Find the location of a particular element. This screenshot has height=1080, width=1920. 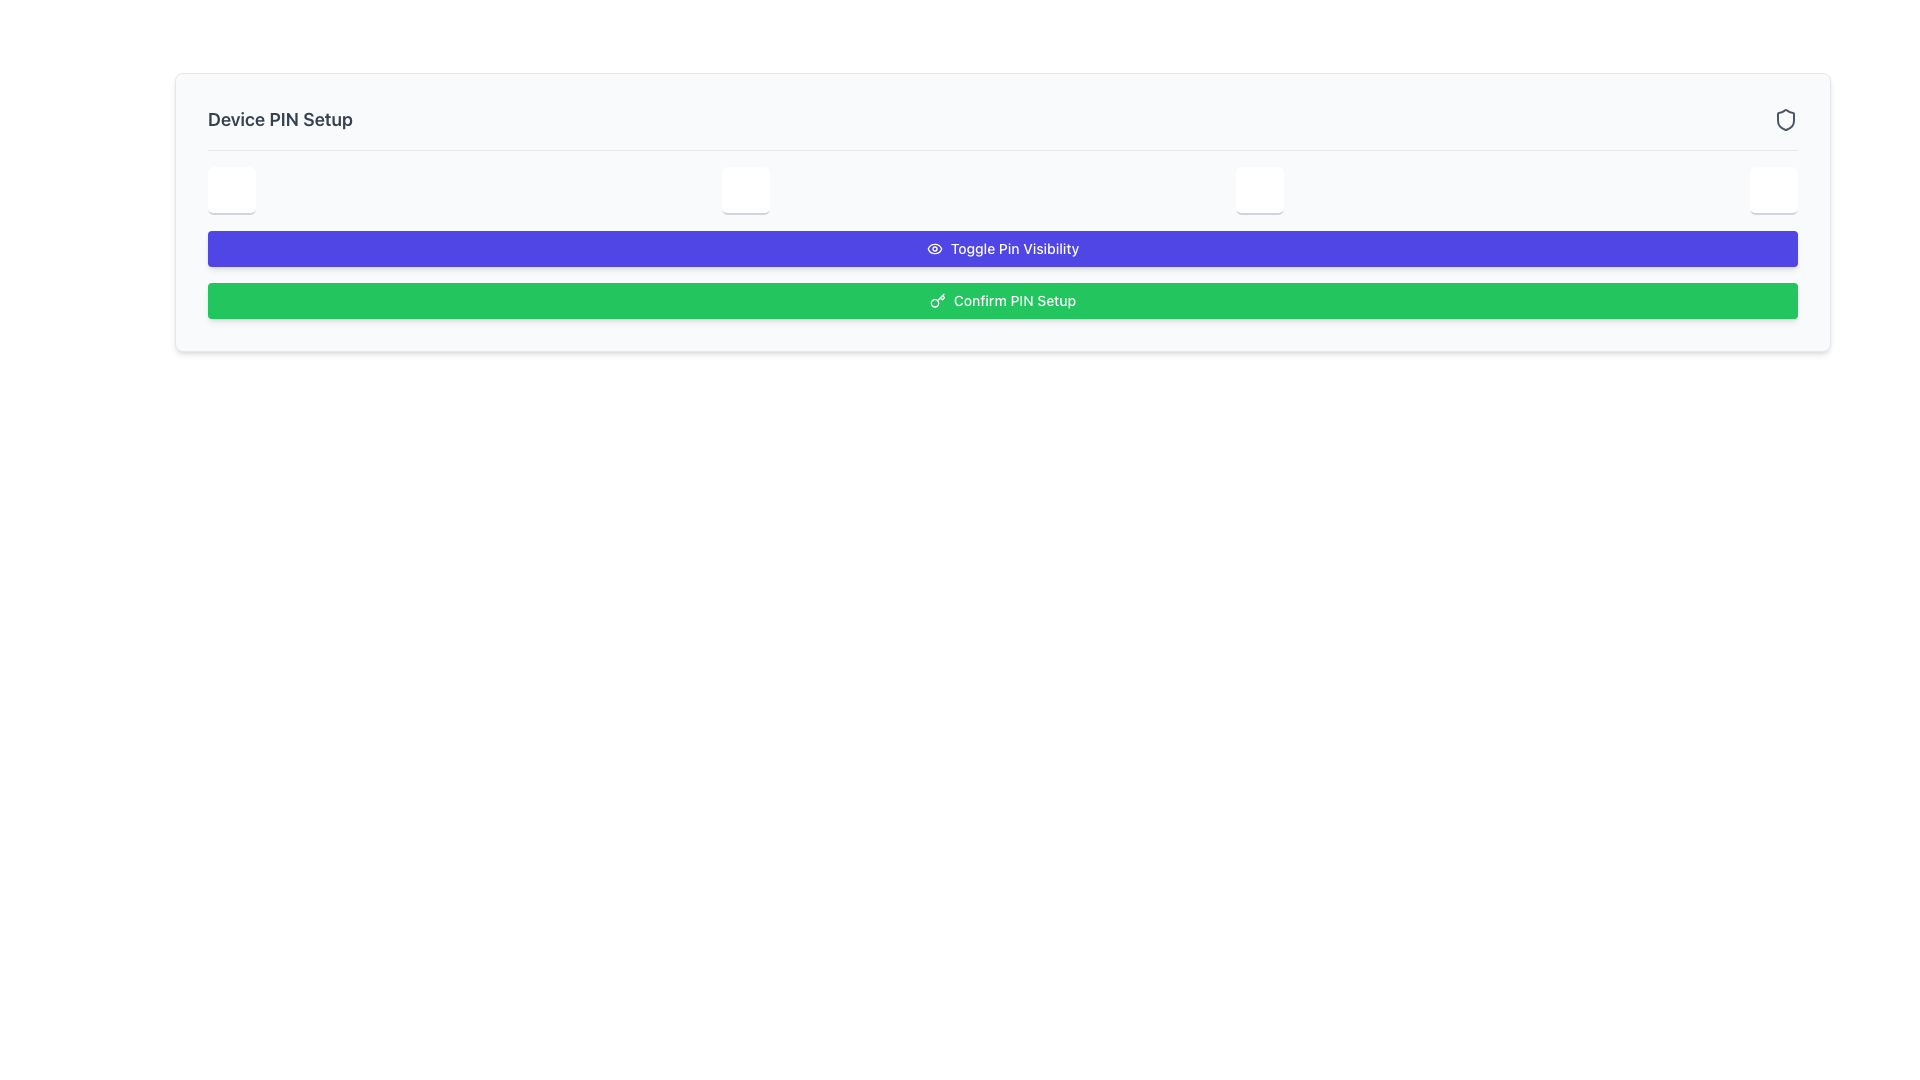

the shield-shaped icon with a black outline located in the top-right corner of the header section labeled 'Device PIN Setup' is located at coordinates (1785, 119).